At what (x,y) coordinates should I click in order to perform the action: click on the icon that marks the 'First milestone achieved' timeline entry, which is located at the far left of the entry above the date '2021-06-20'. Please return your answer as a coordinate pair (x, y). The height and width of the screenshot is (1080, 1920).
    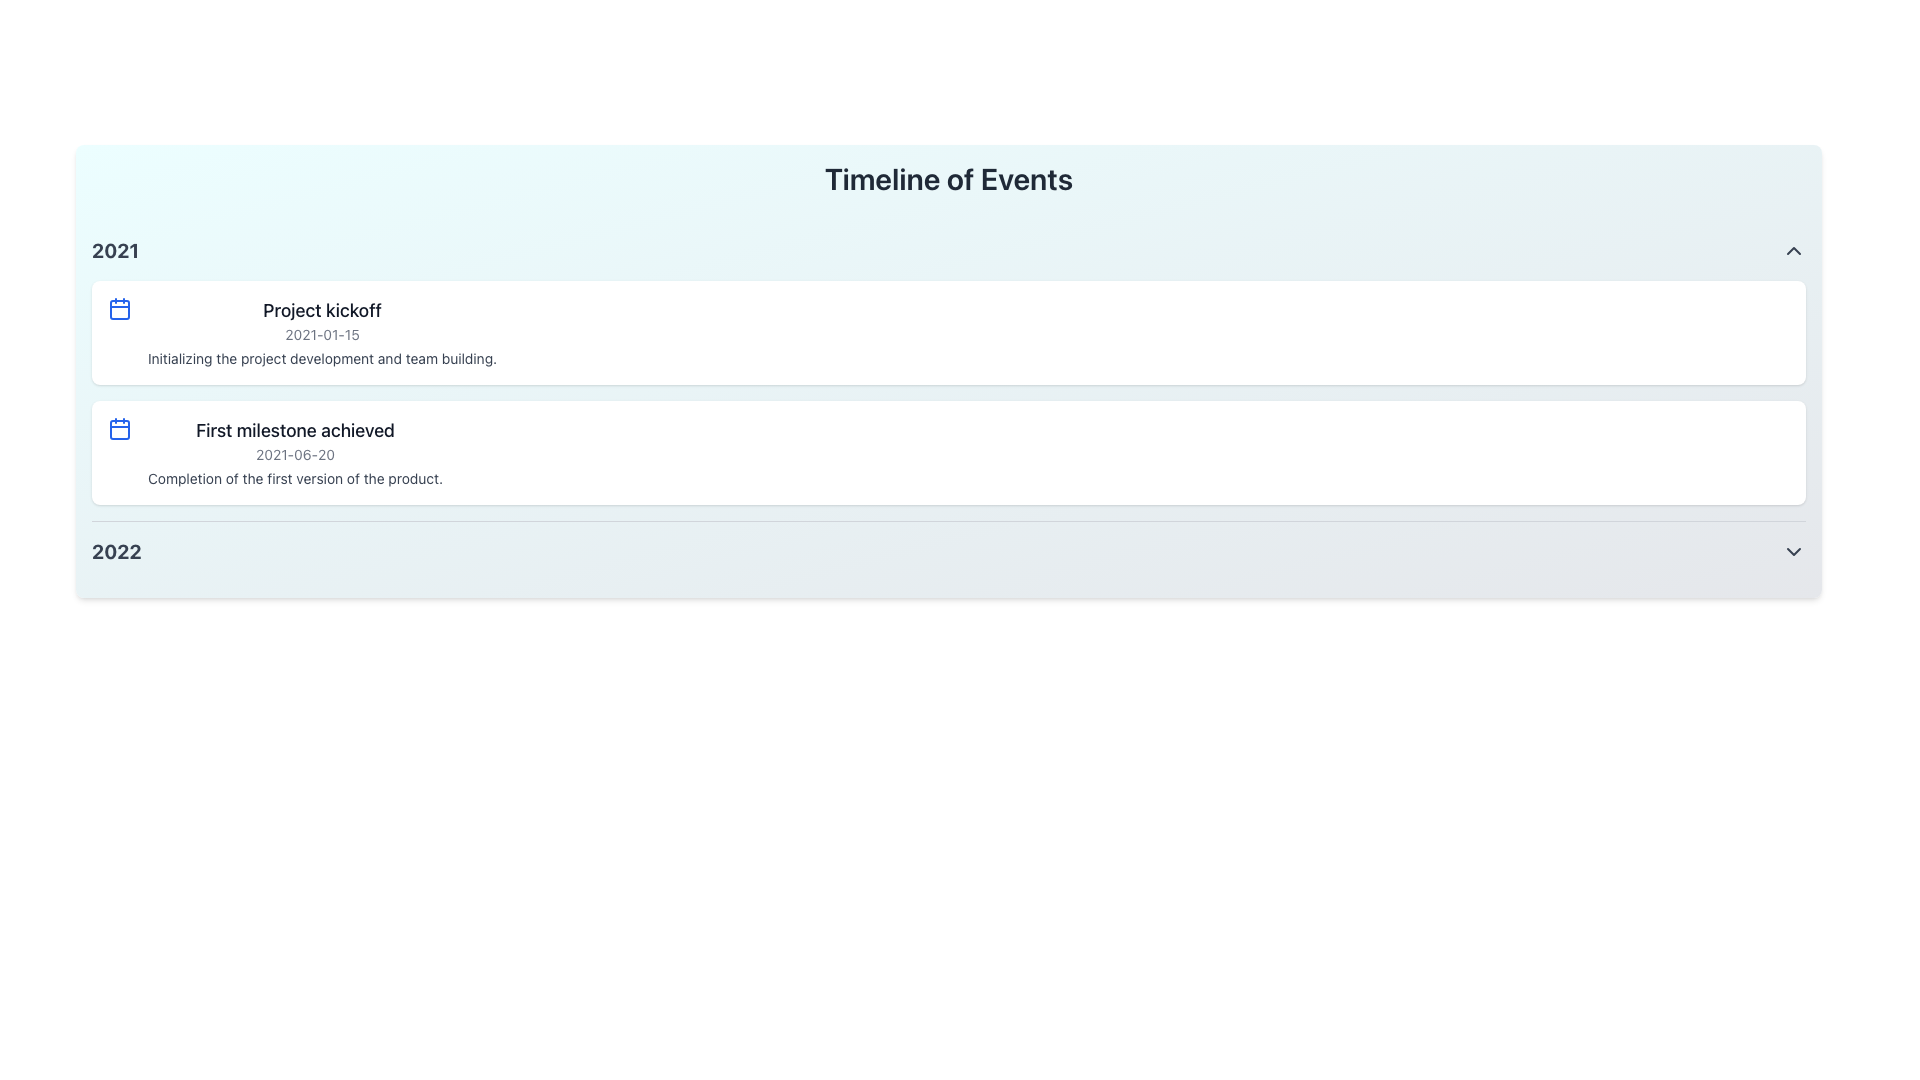
    Looking at the image, I should click on (119, 427).